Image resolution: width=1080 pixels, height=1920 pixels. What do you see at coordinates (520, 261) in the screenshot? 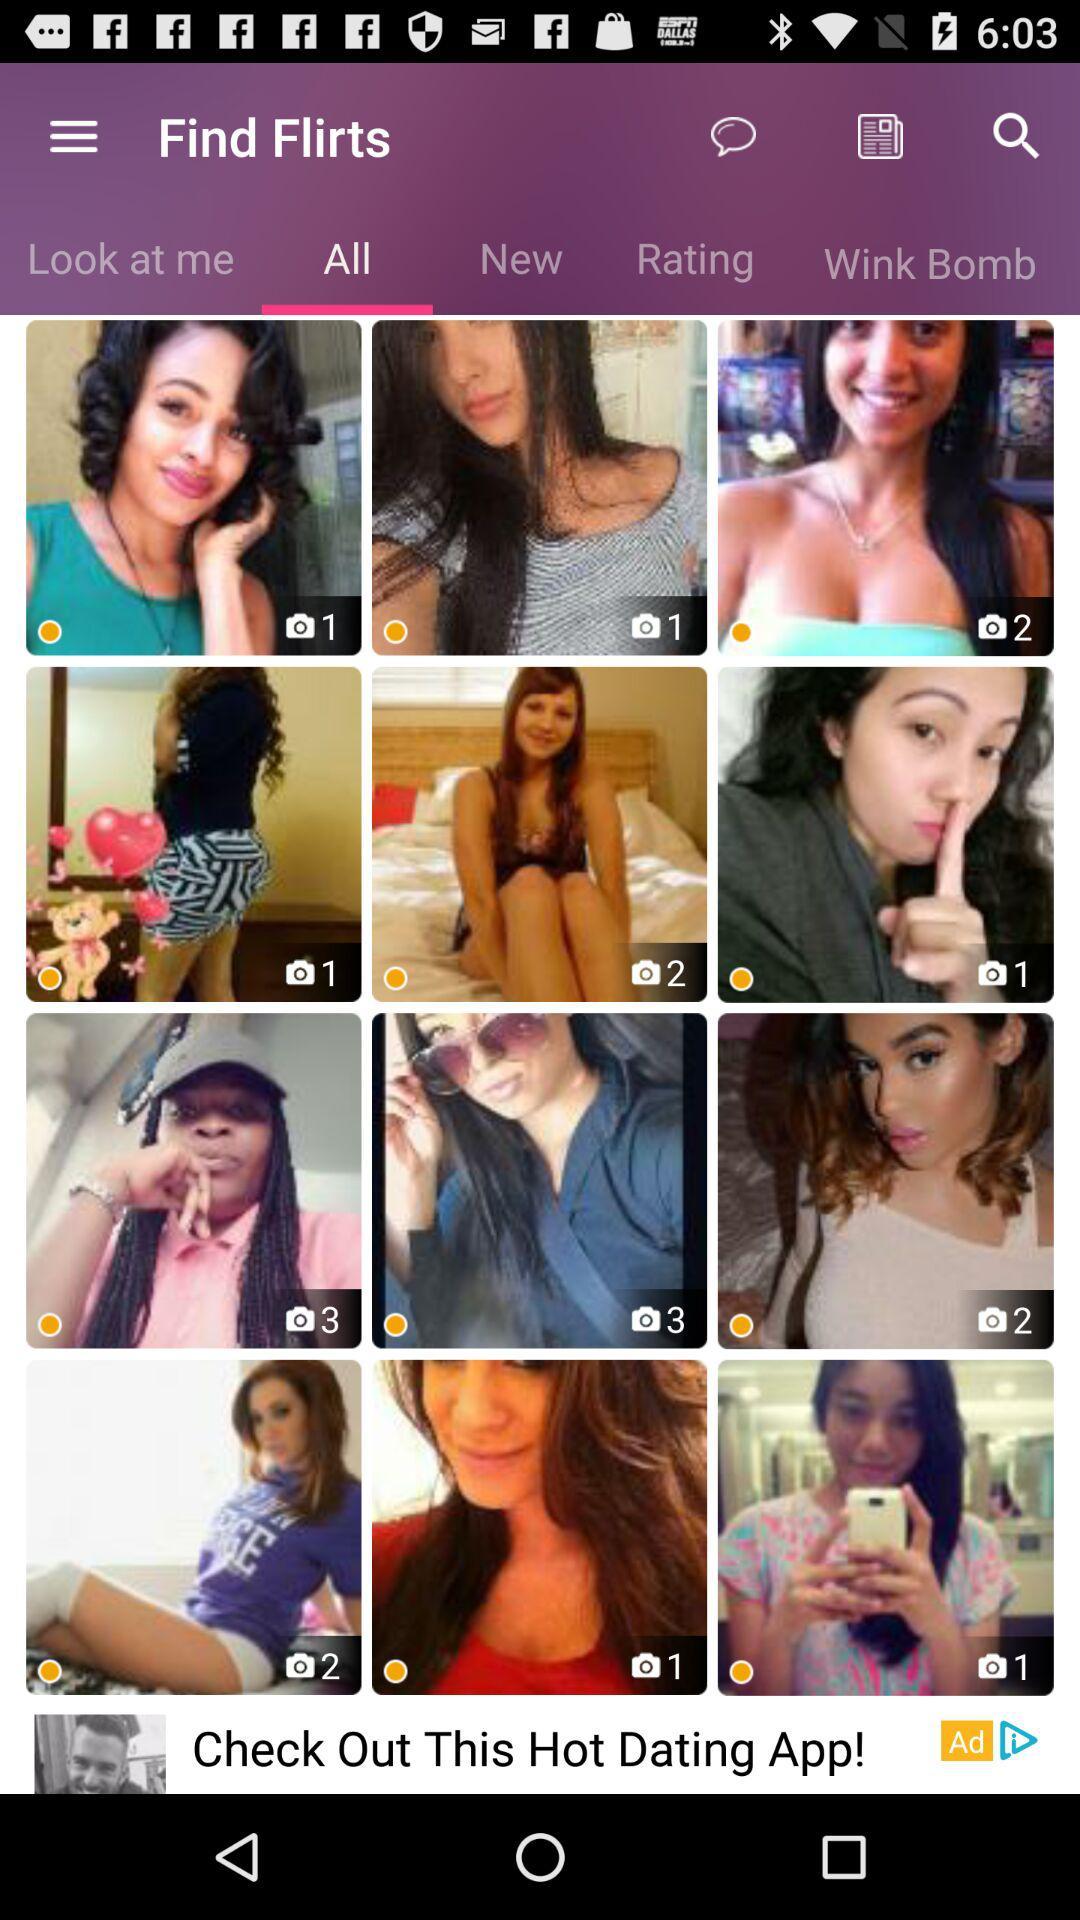
I see `the new` at bounding box center [520, 261].